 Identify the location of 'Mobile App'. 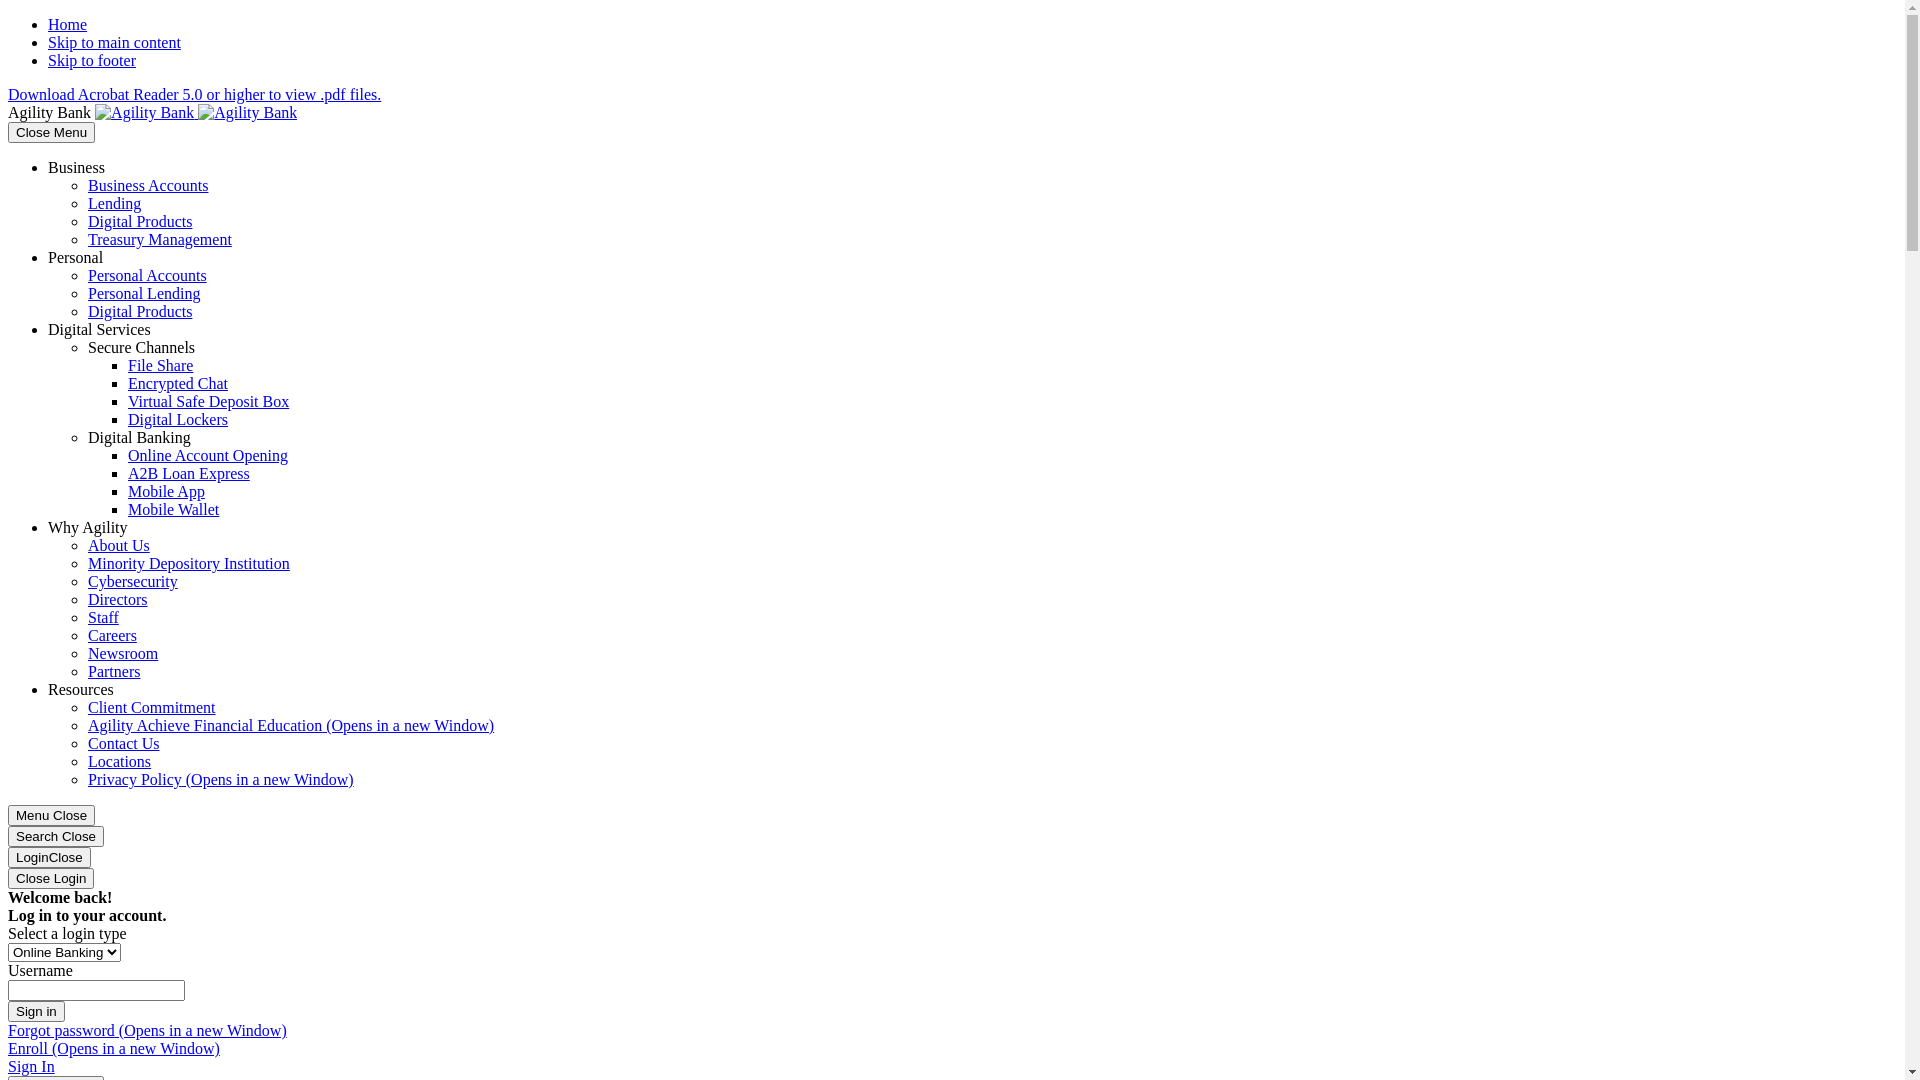
(166, 491).